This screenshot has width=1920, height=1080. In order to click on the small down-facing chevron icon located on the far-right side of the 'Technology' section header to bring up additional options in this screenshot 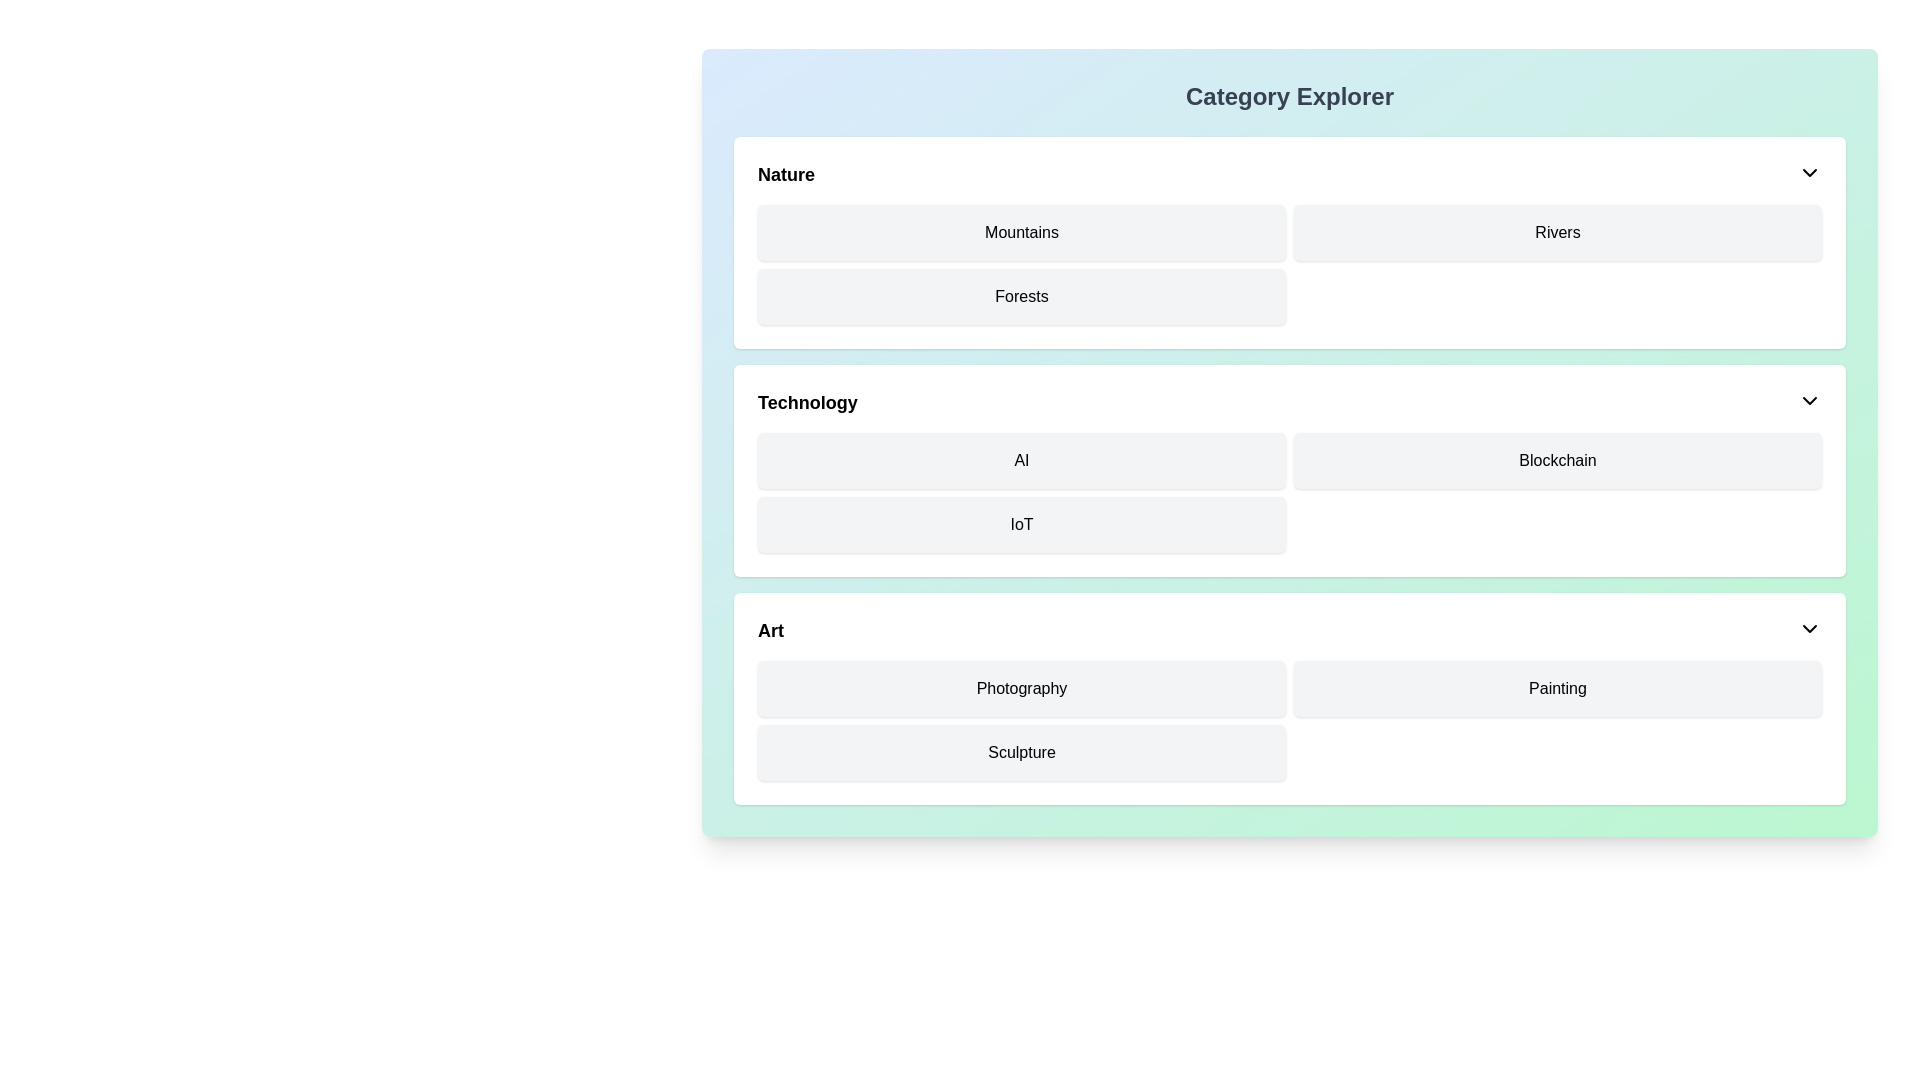, I will do `click(1809, 401)`.